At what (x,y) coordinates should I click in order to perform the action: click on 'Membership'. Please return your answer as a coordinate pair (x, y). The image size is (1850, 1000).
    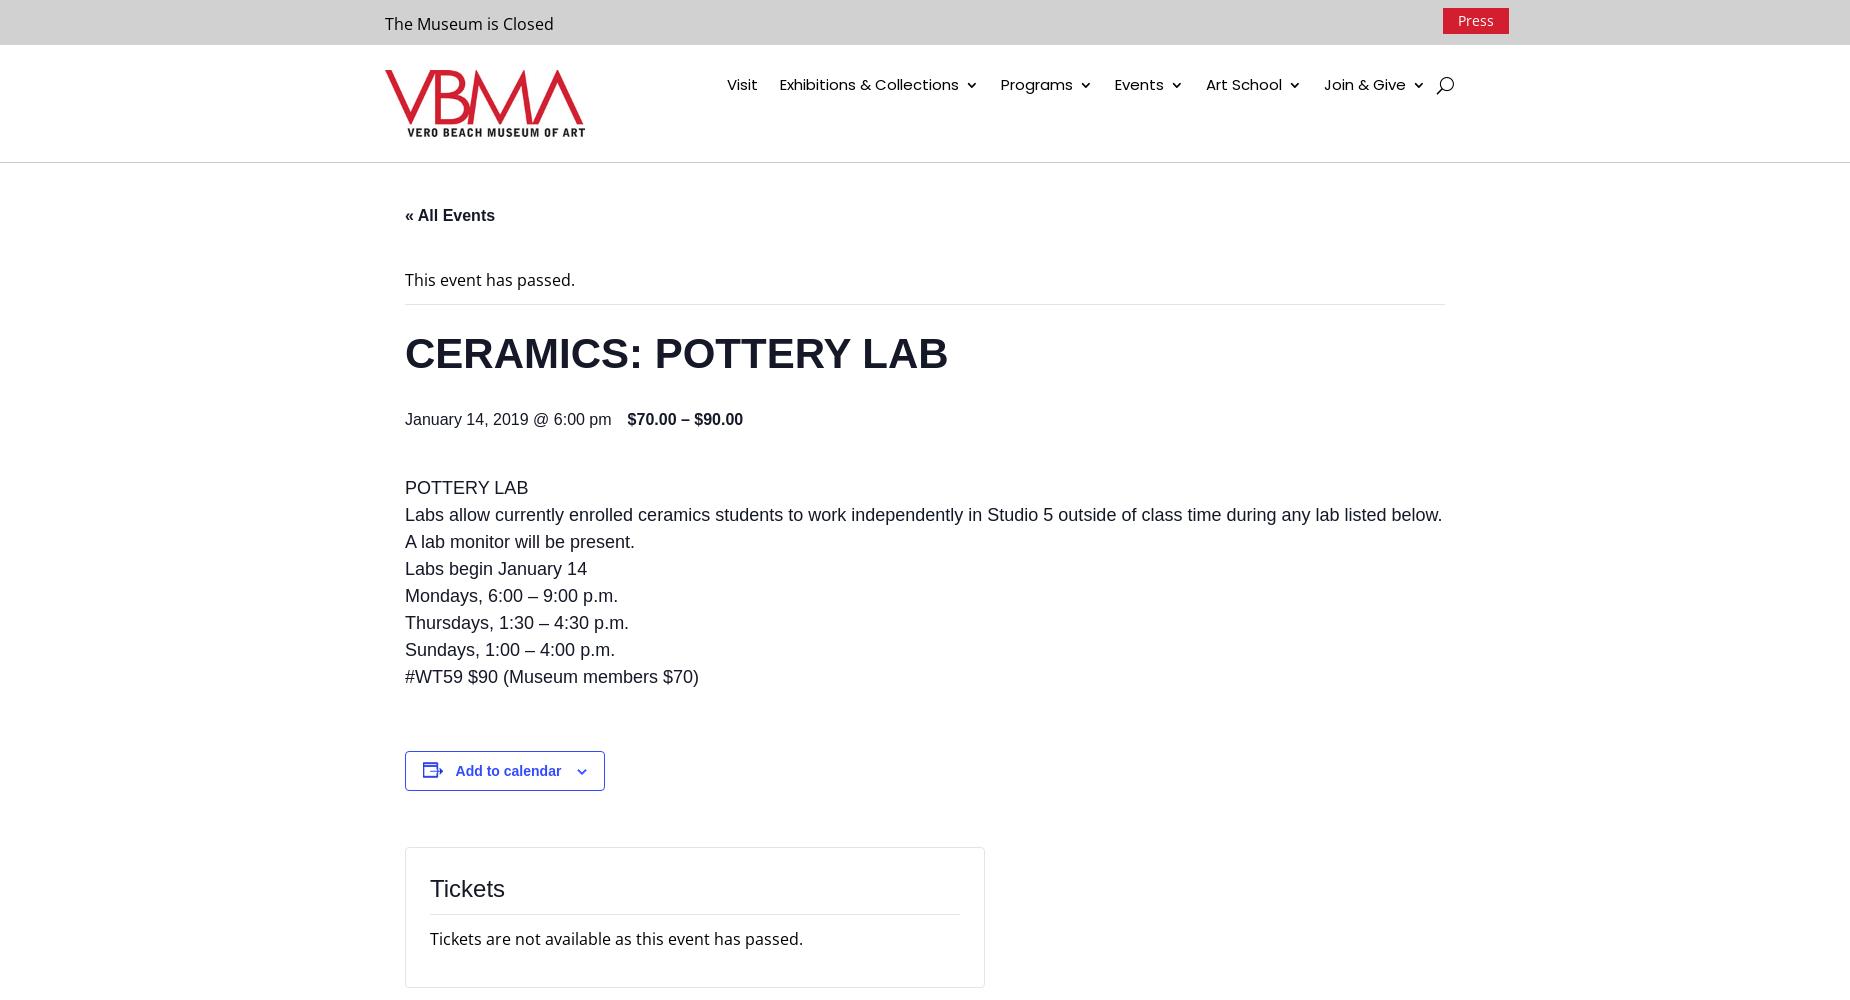
    Looking at the image, I should click on (1400, 126).